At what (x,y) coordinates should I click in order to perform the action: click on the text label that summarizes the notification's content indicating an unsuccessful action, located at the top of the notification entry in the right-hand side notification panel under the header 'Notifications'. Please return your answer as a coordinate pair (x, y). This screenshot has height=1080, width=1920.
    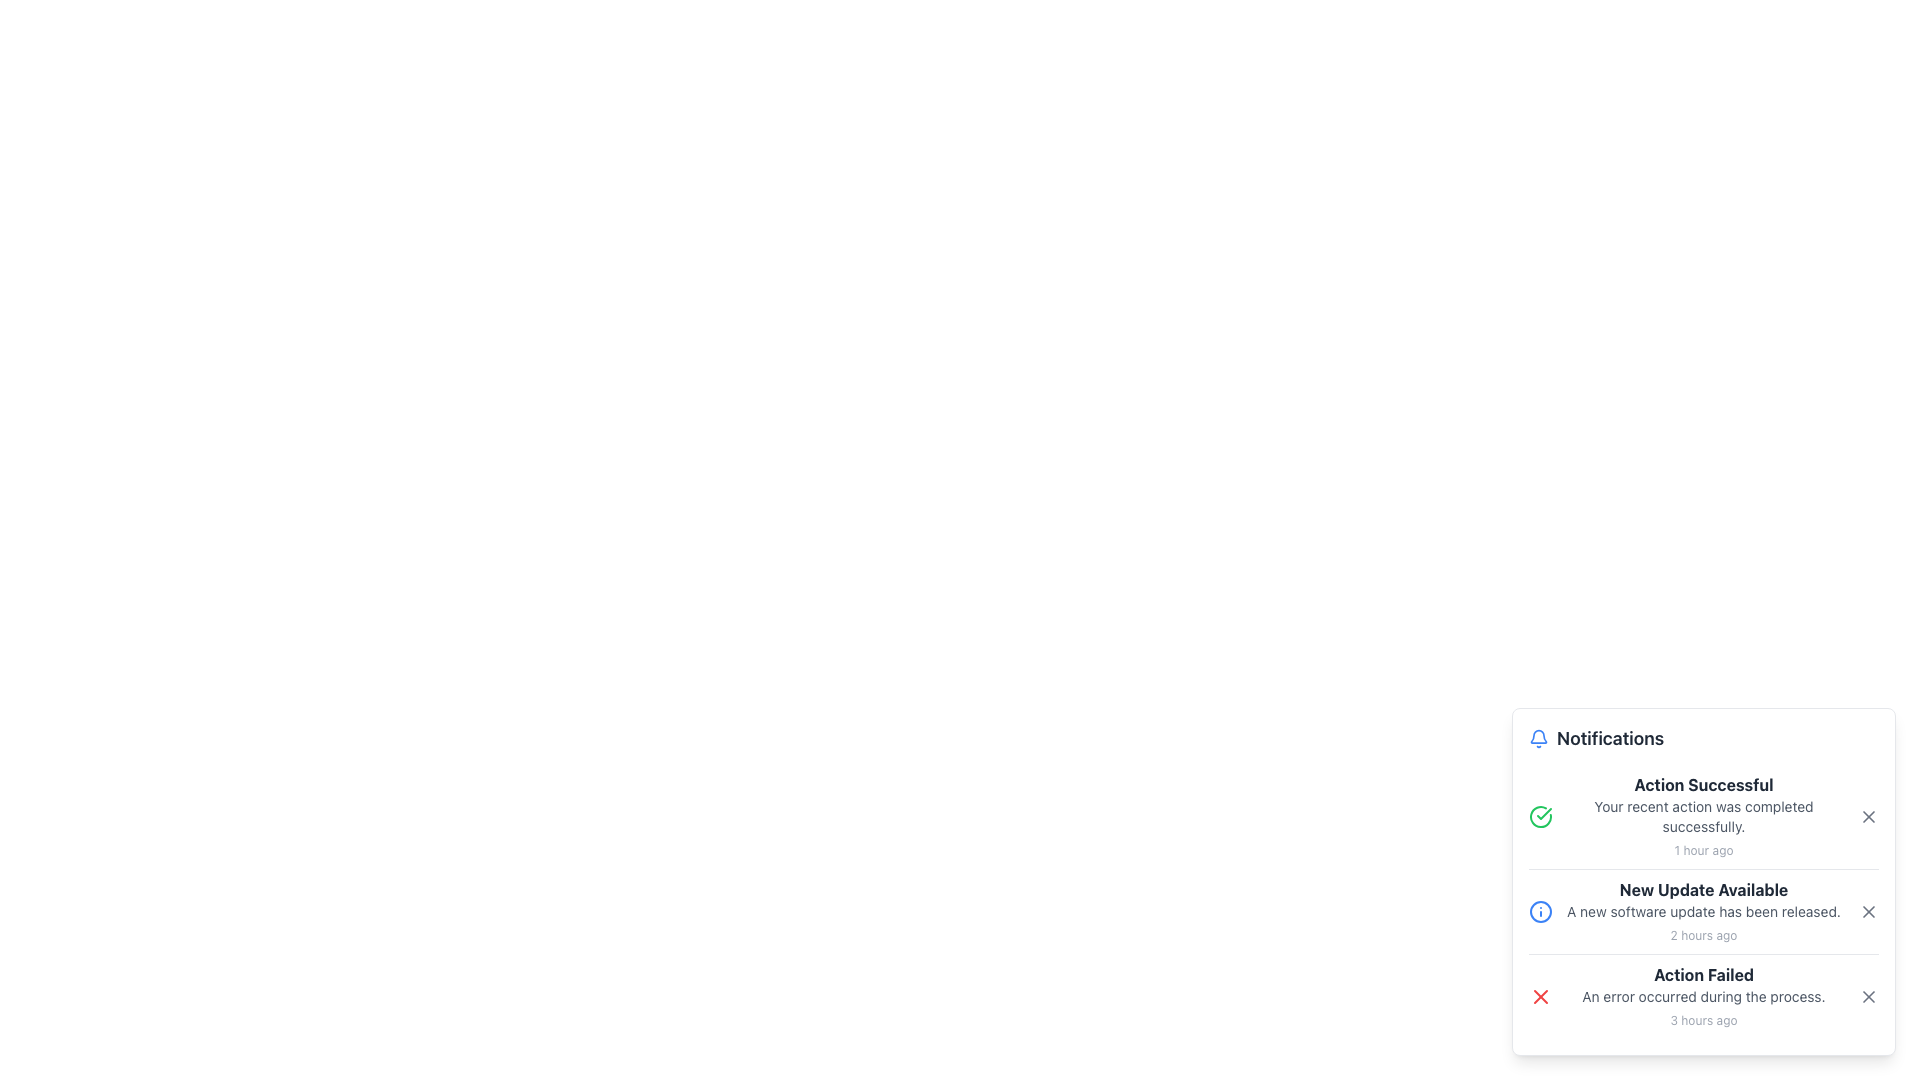
    Looking at the image, I should click on (1703, 974).